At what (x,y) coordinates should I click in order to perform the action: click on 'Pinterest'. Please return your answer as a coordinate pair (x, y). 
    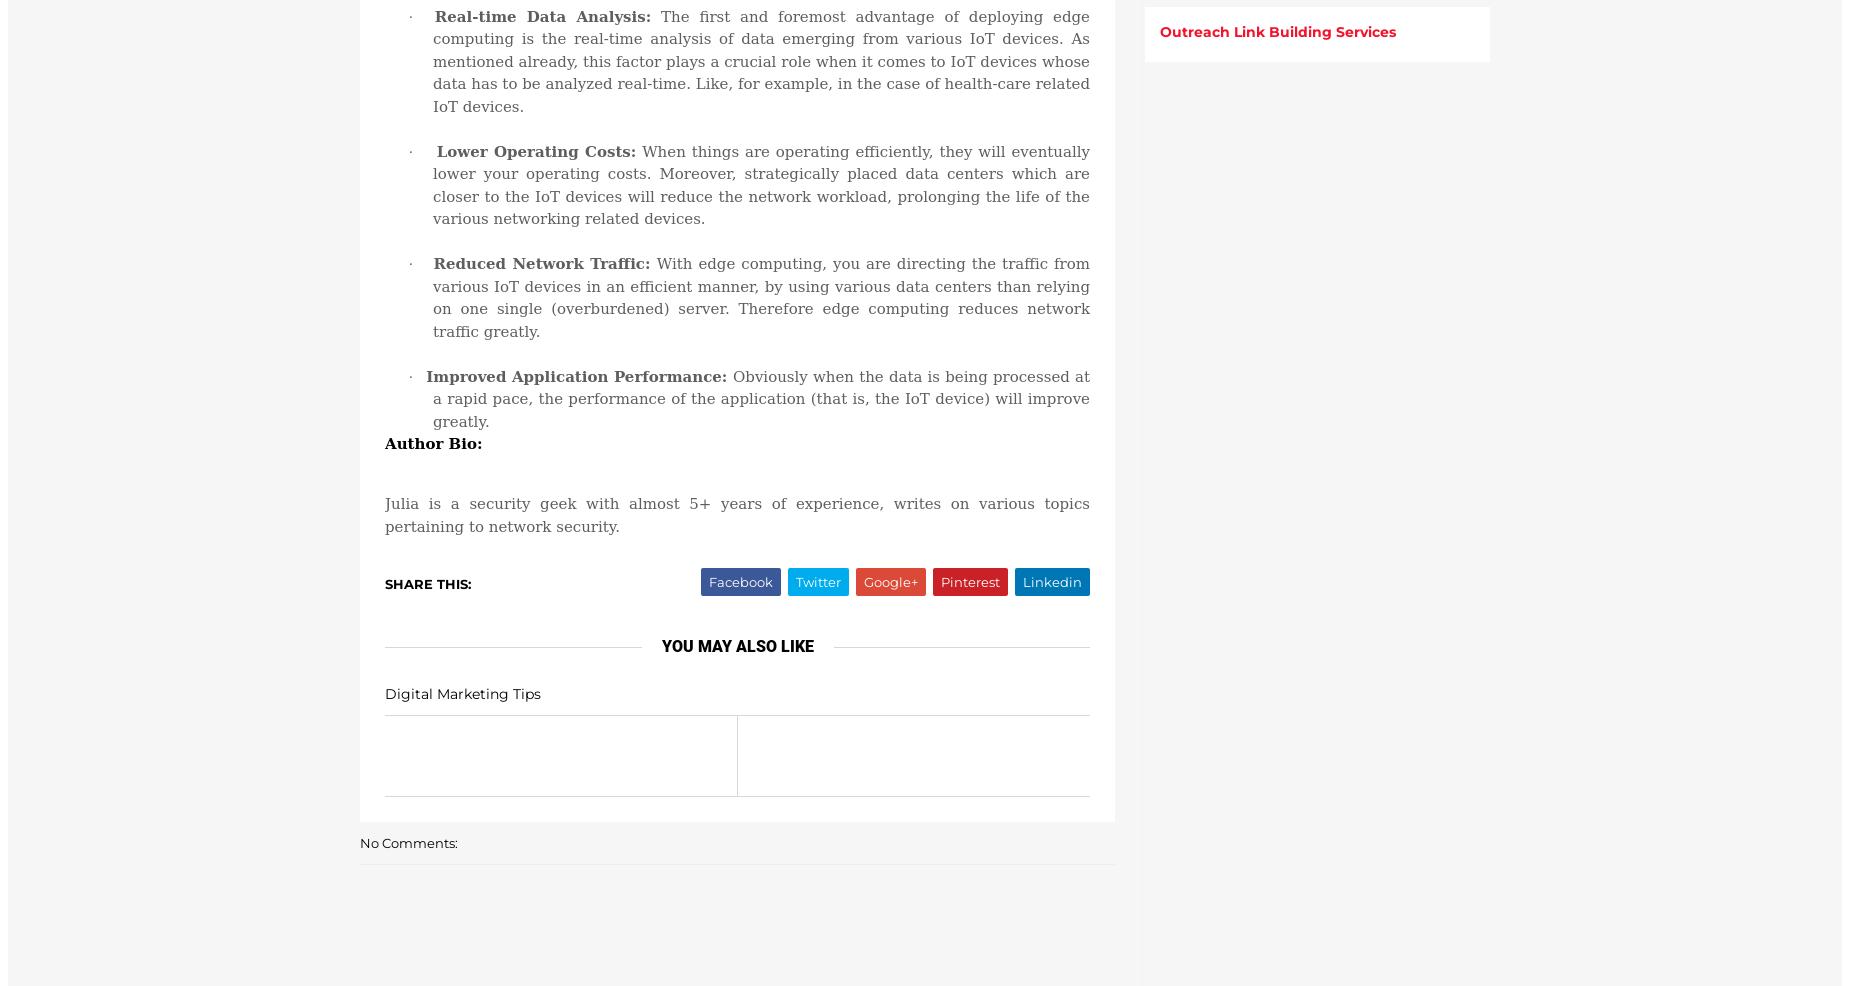
    Looking at the image, I should click on (969, 582).